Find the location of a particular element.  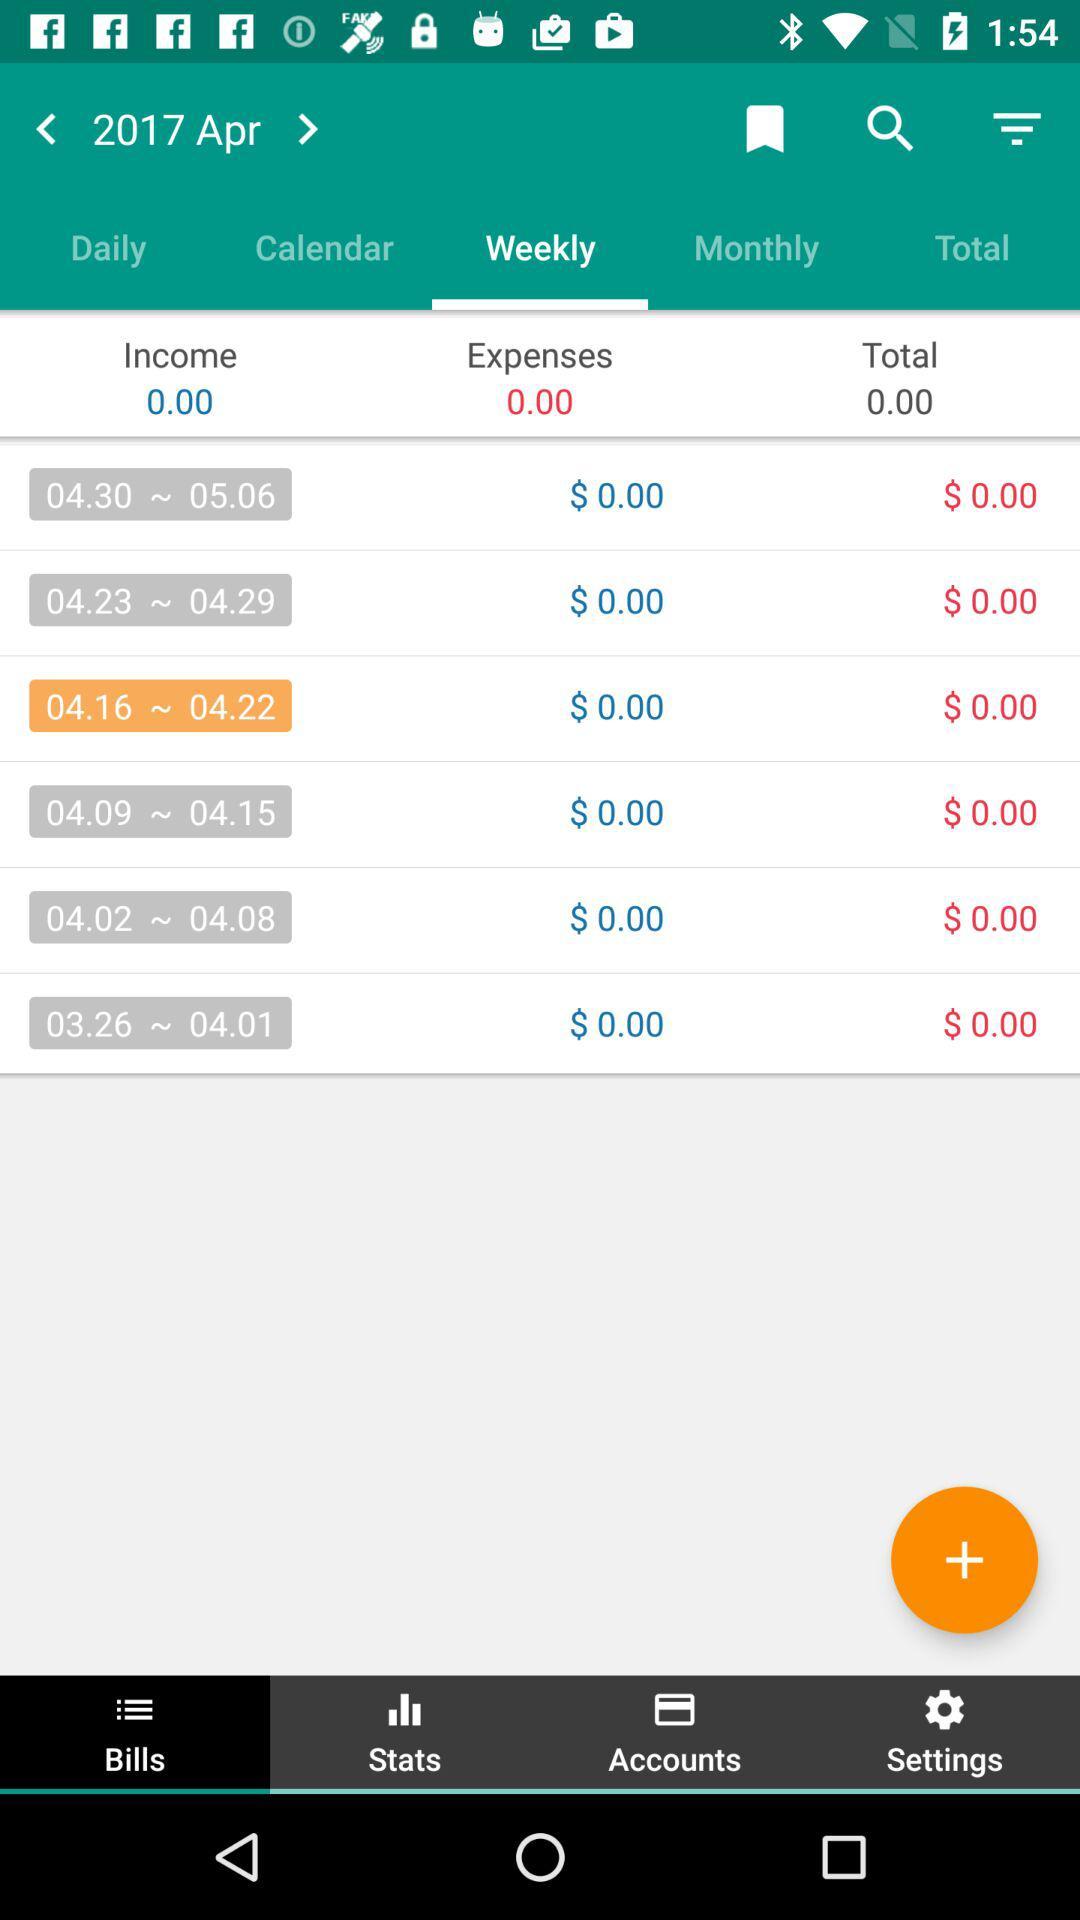

search is located at coordinates (890, 127).